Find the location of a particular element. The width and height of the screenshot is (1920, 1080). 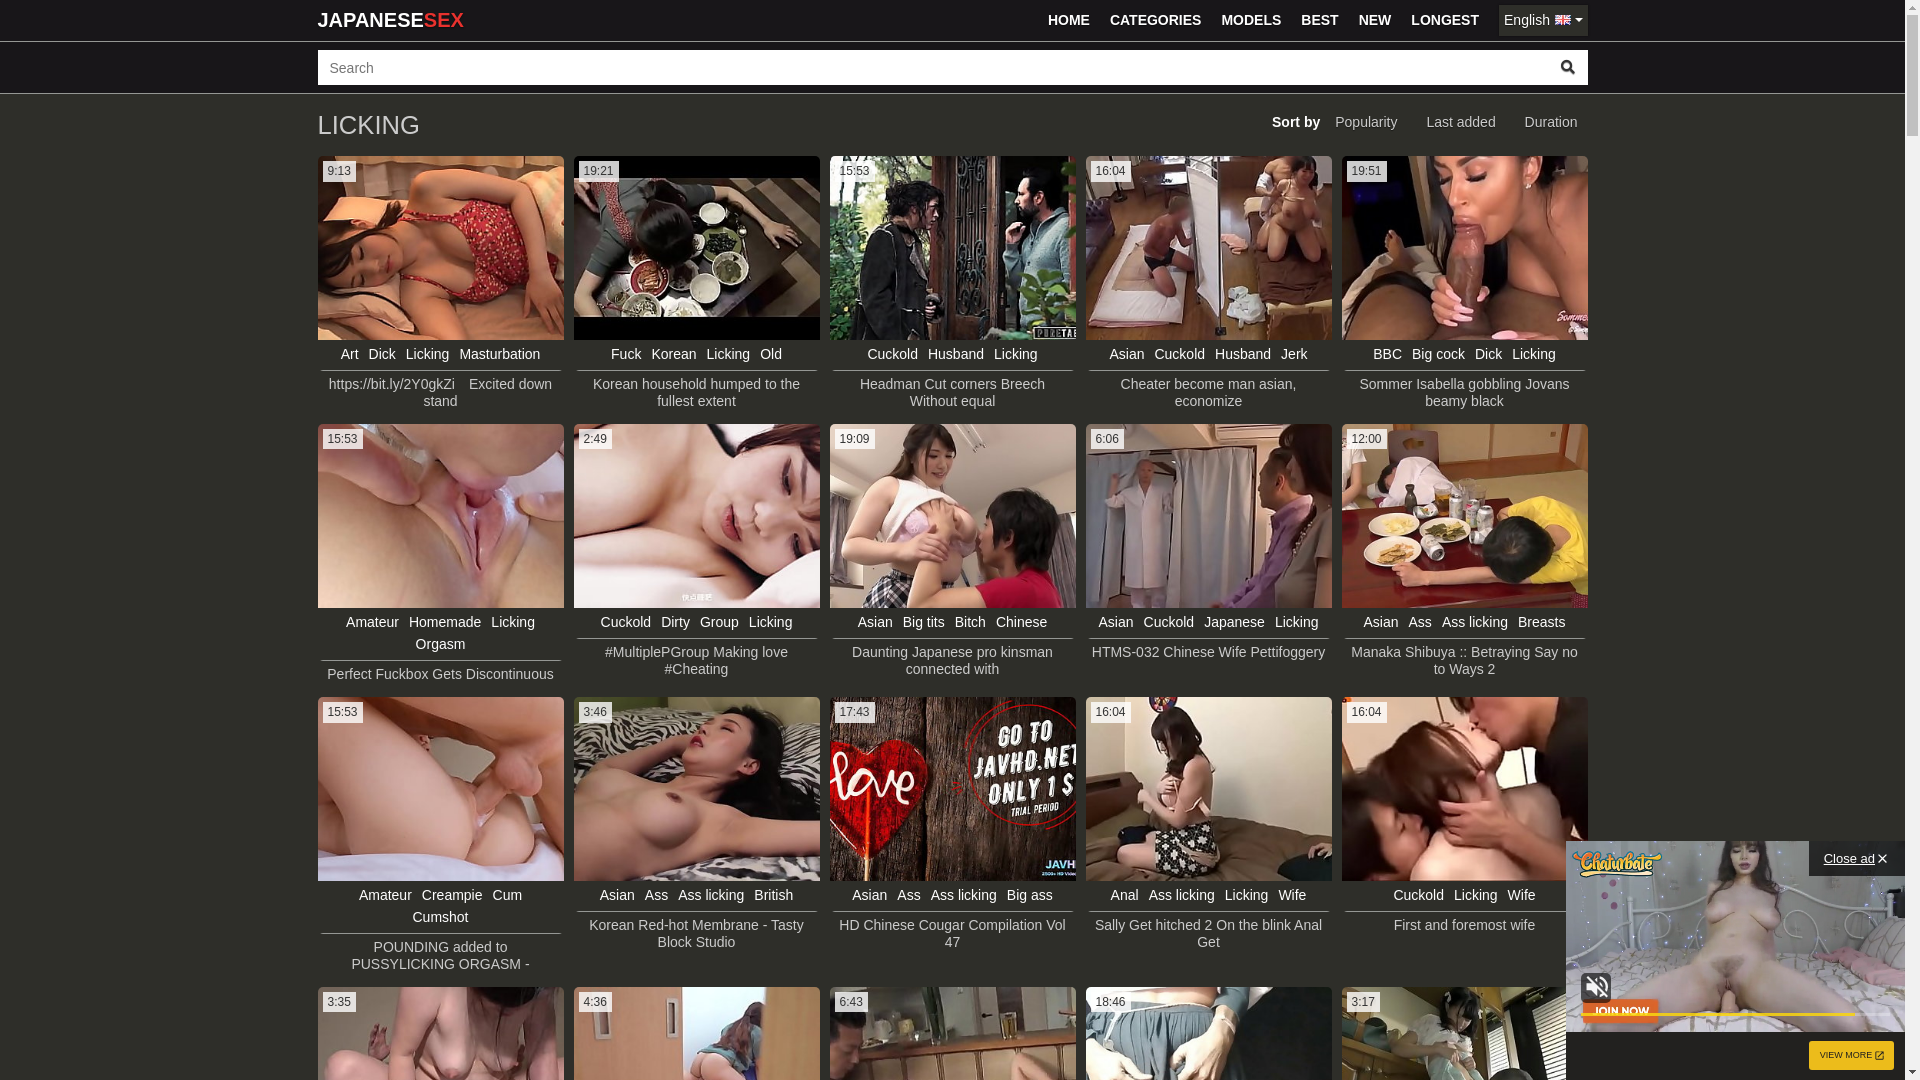

'Sally Get hitched 2 On the blink Anal Get' is located at coordinates (1088, 933).